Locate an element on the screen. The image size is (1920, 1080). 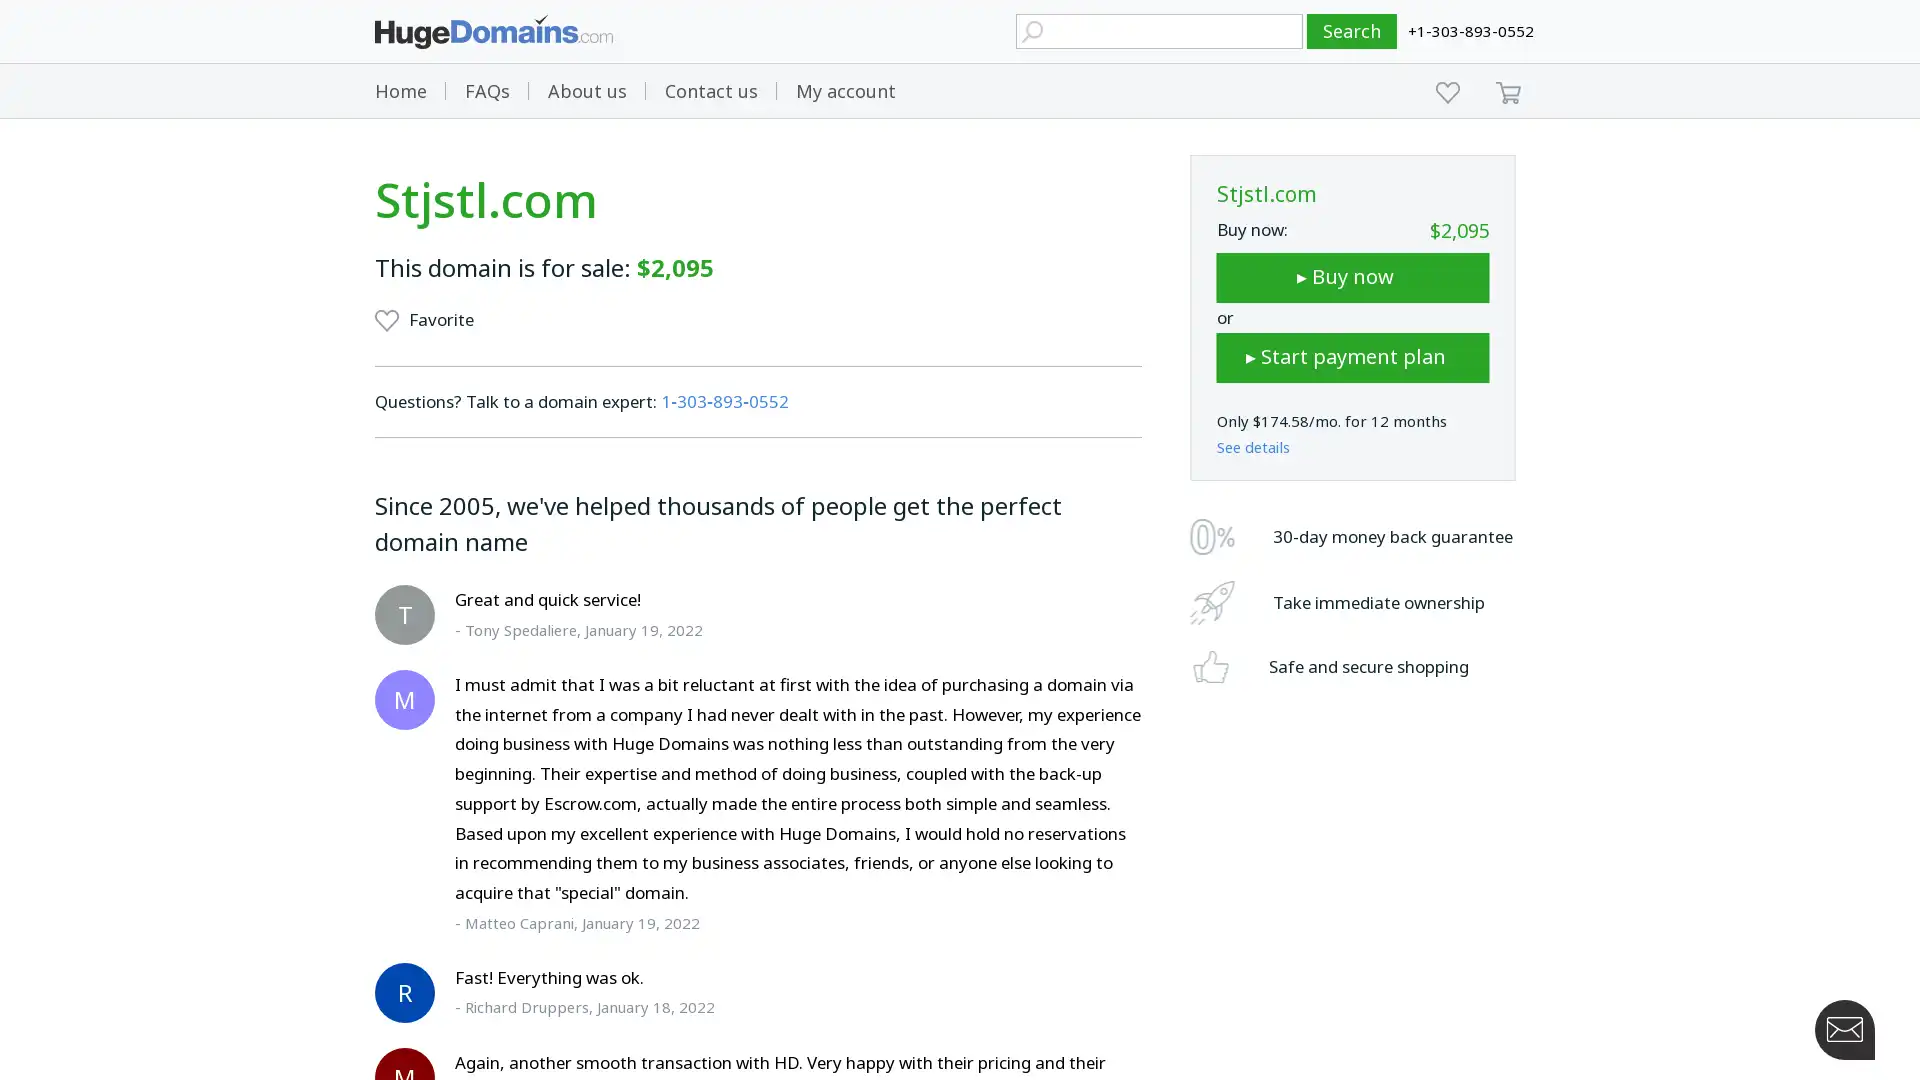
Search is located at coordinates (1352, 31).